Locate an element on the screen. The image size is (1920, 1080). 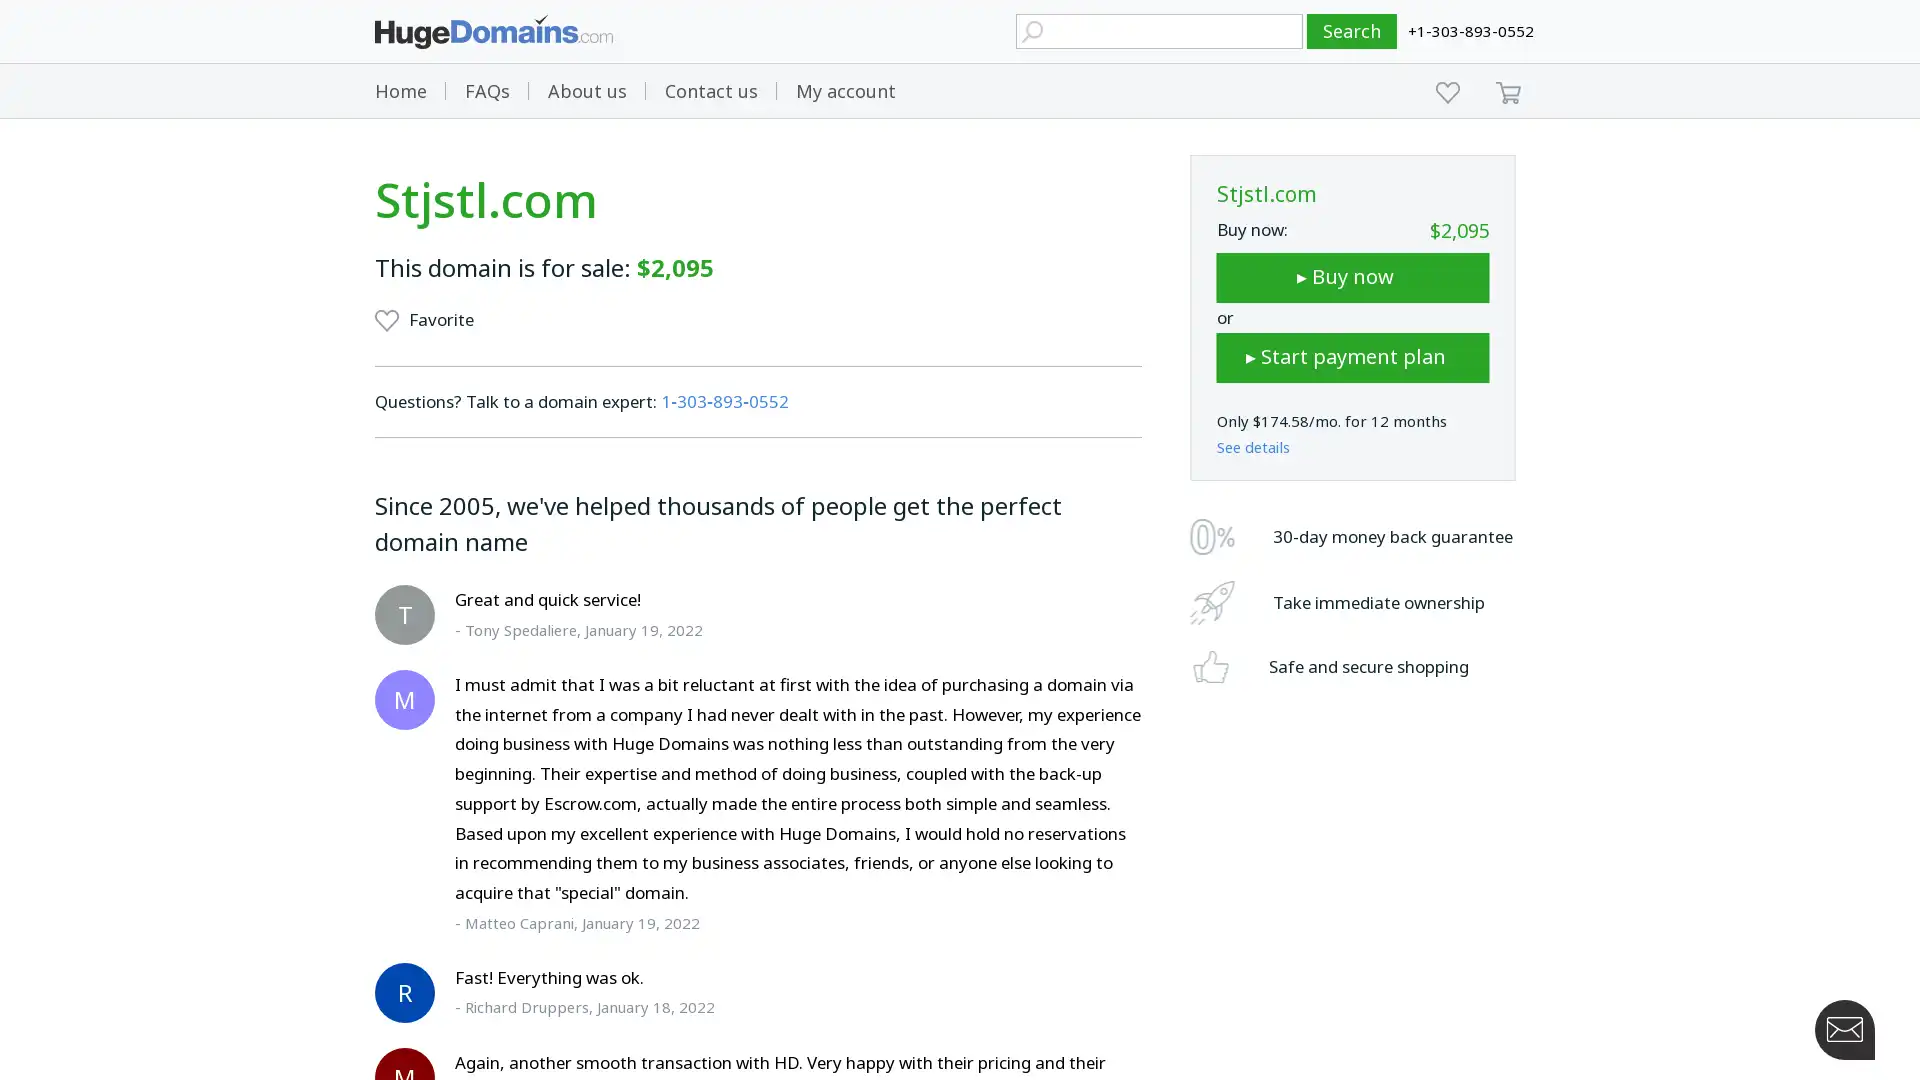
Search is located at coordinates (1352, 31).